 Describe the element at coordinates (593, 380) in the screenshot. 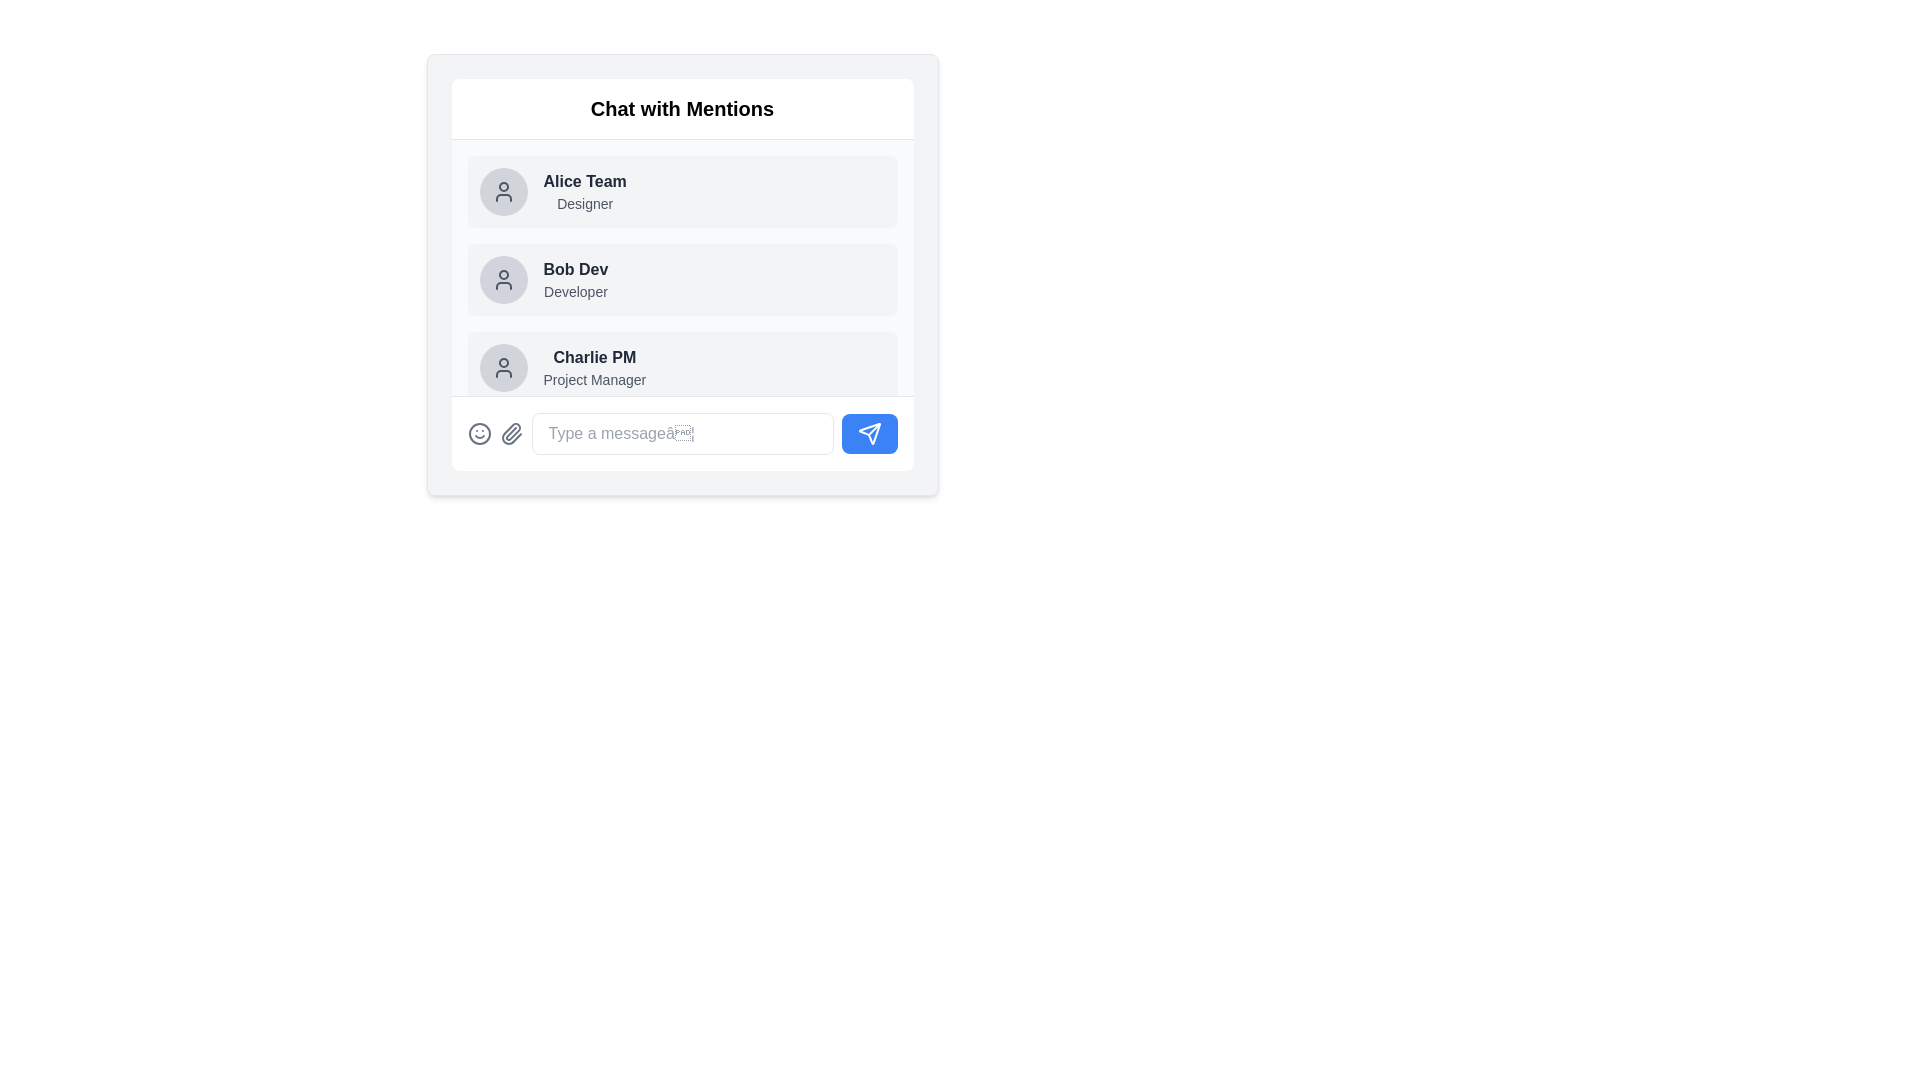

I see `descriptor text located directly beneath 'Charlie PM' in the chat panel, which serves as supplementary information for the list entry` at that location.